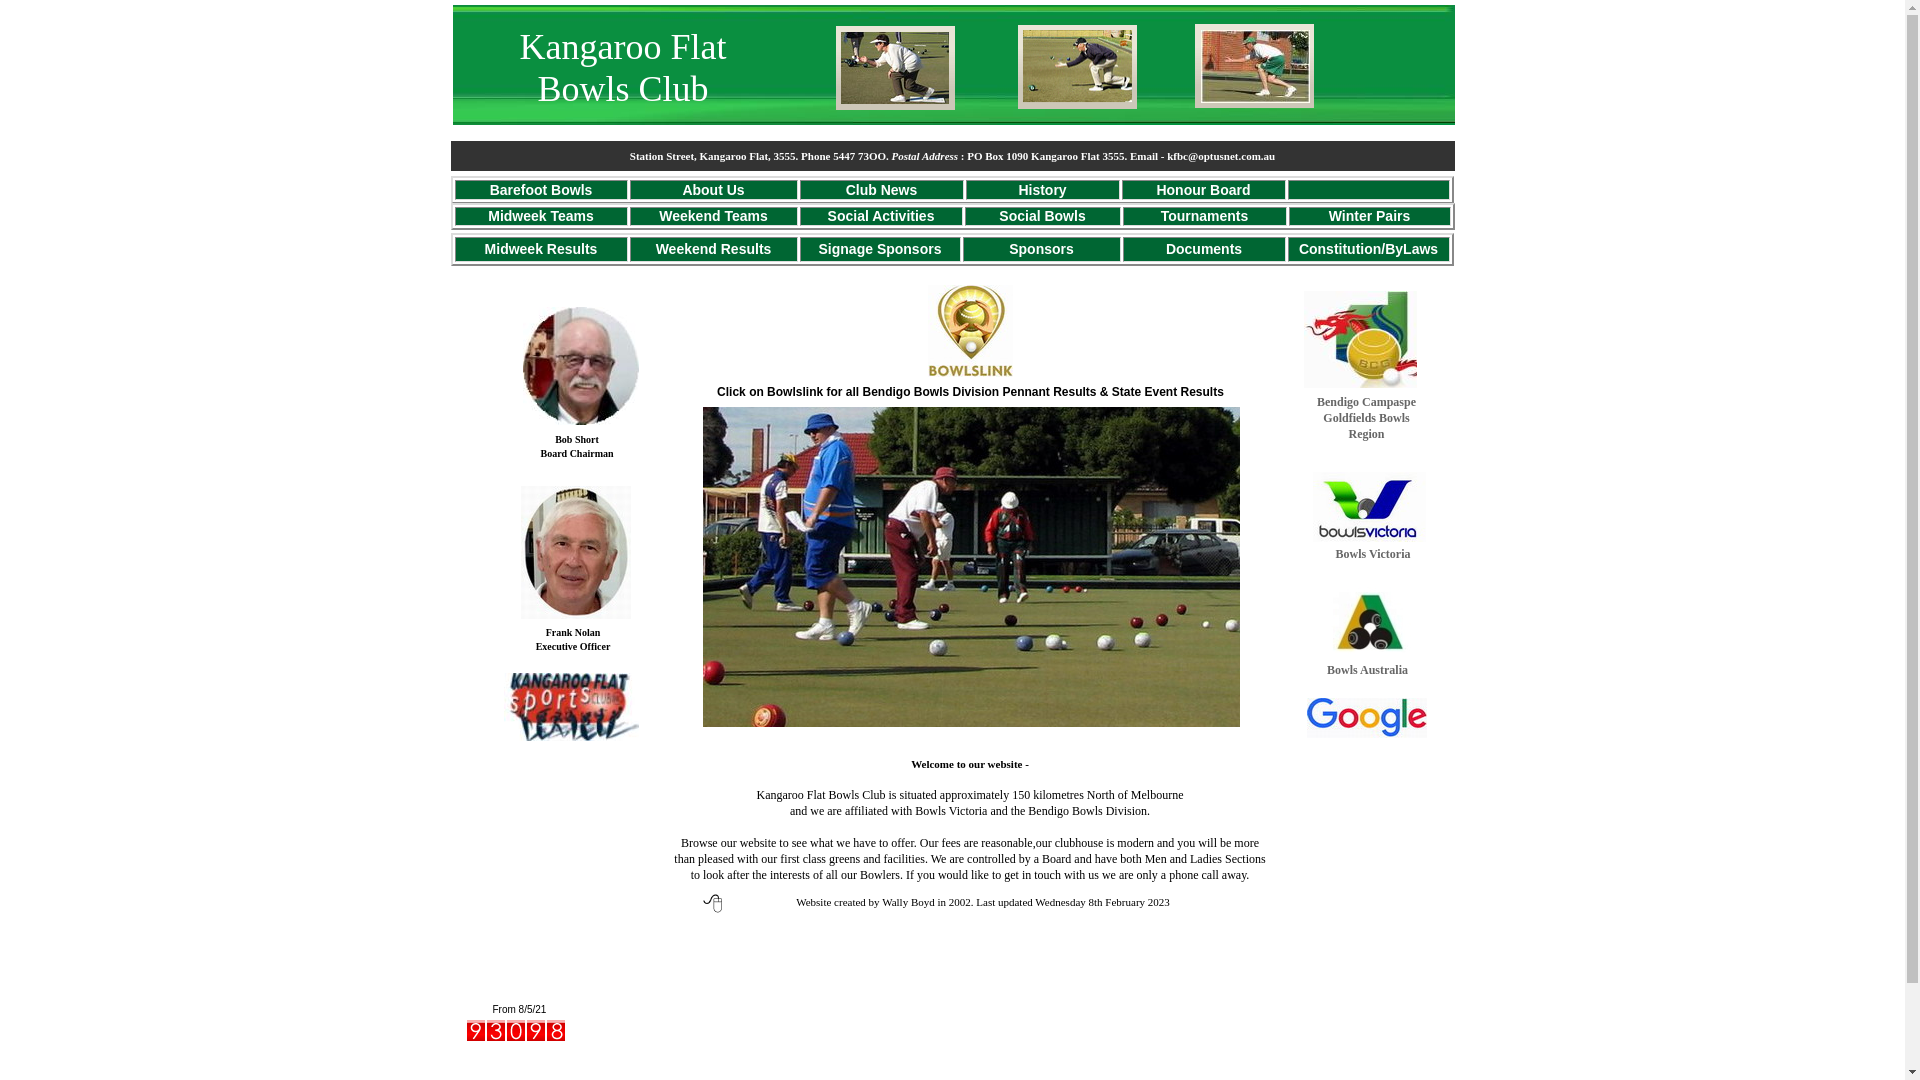 The width and height of the screenshot is (1920, 1080). Describe the element at coordinates (1008, 215) in the screenshot. I see `'ocial Bowls'` at that location.